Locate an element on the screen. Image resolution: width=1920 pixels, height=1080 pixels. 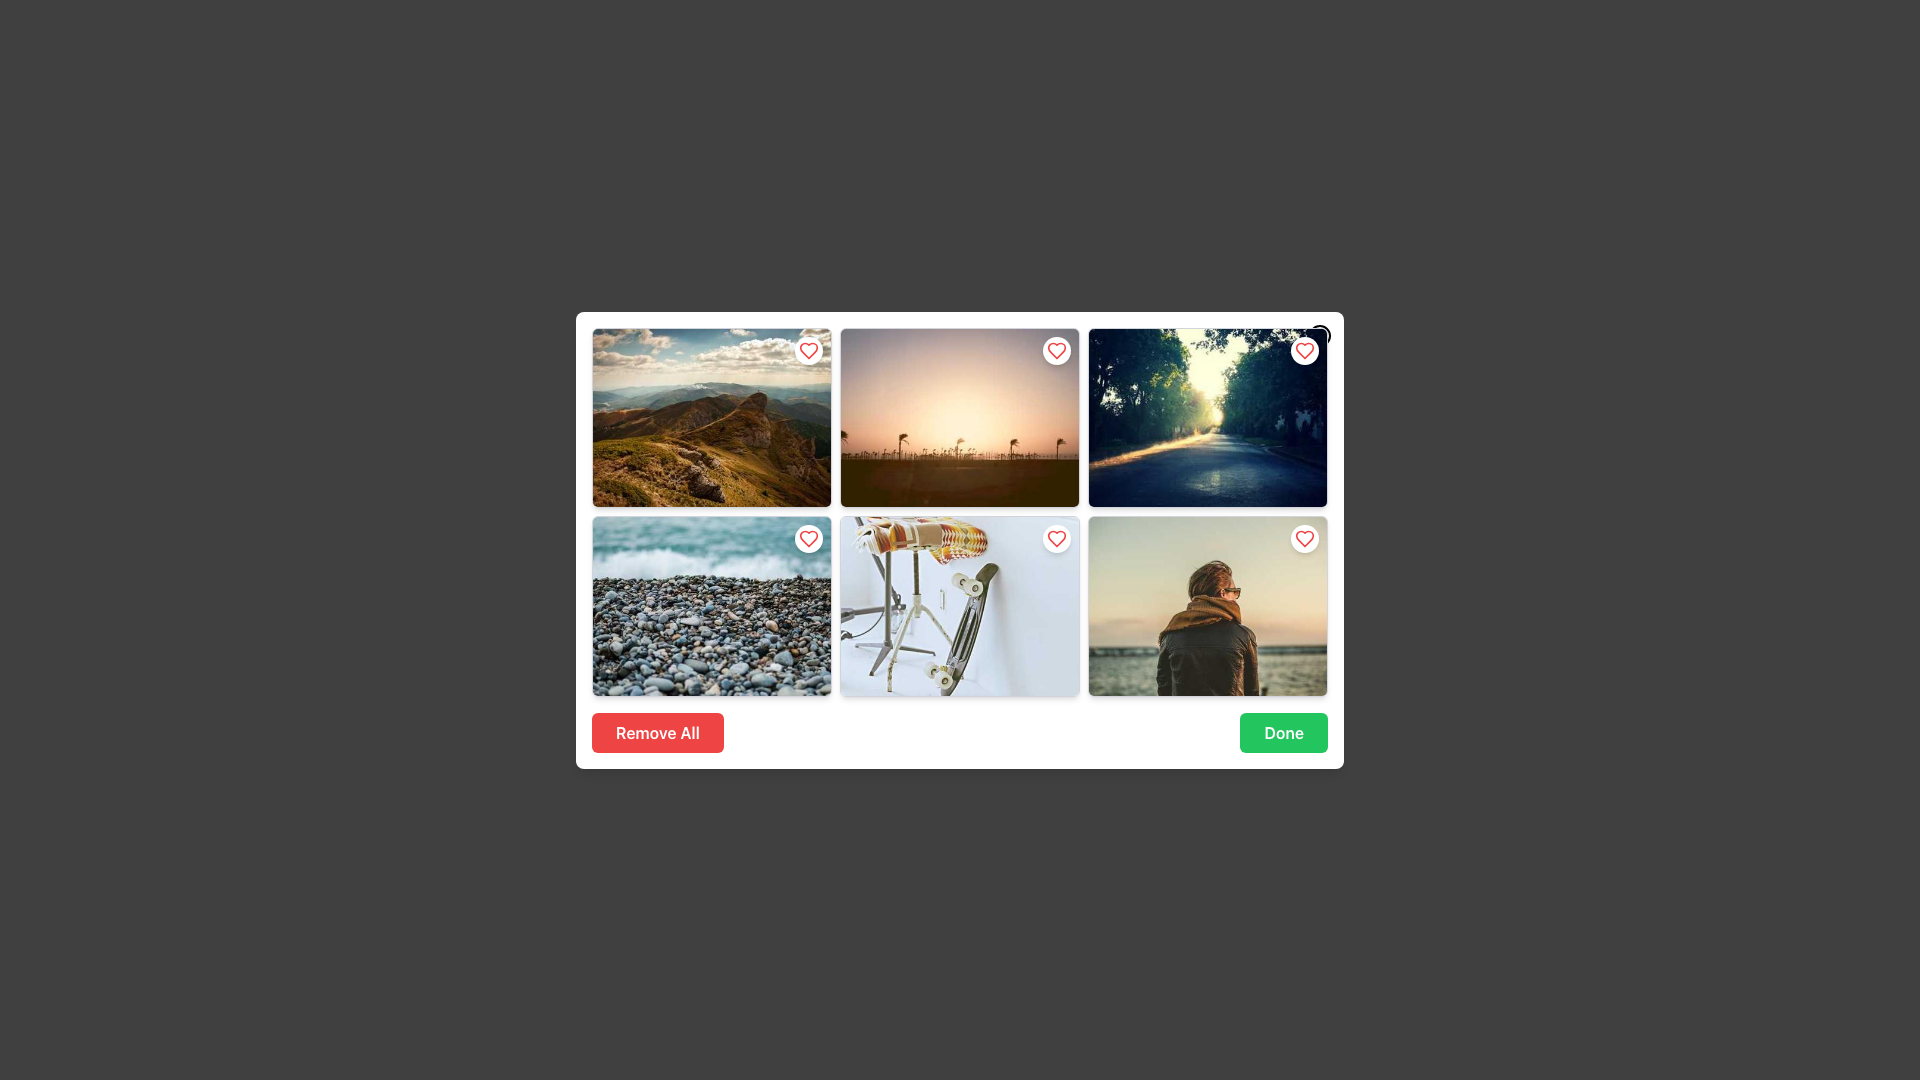
the Image Card with rounded borders and a white heart-shaped icon at the top-right corner to scale the image within it is located at coordinates (960, 604).